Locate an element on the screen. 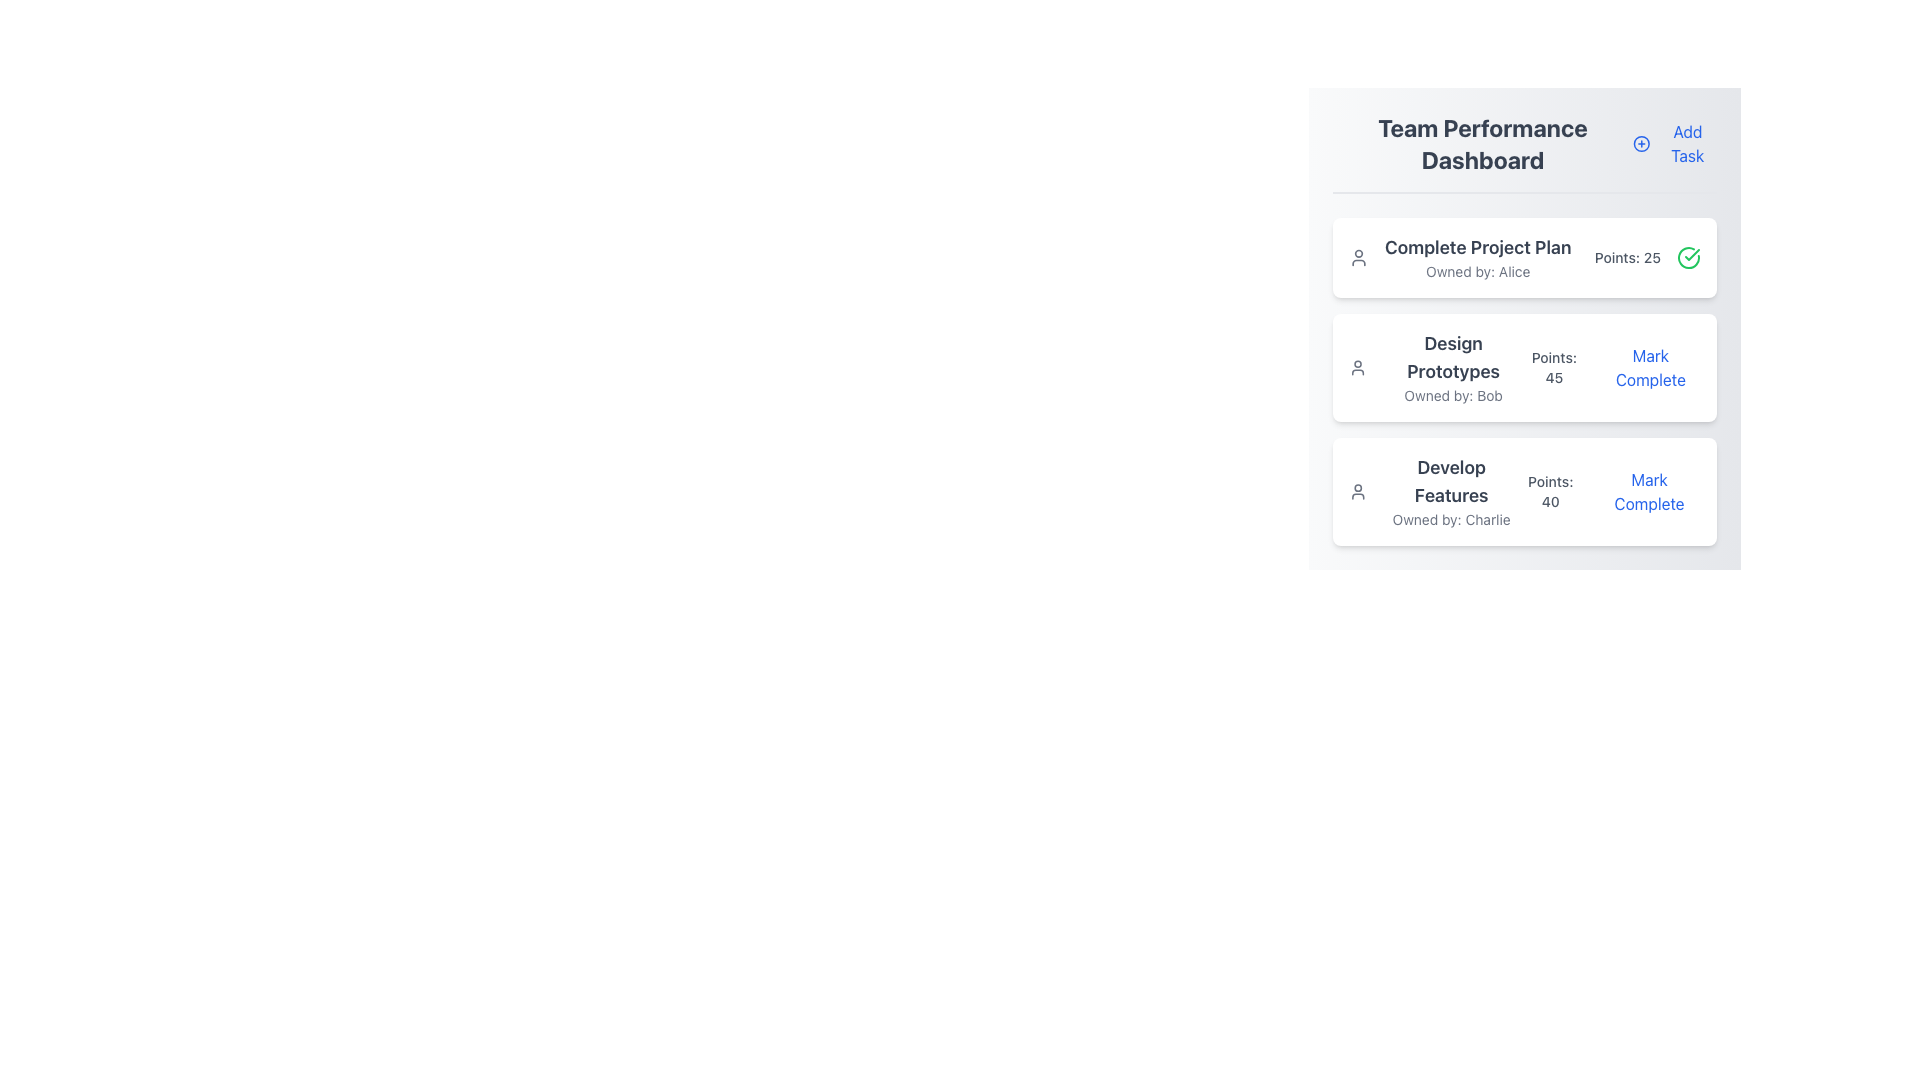 Image resolution: width=1920 pixels, height=1080 pixels. the actionable link to mark the task 'Design Prototypes' as complete, located to the right of 'Points: 45' in the second row of the task list is located at coordinates (1650, 367).